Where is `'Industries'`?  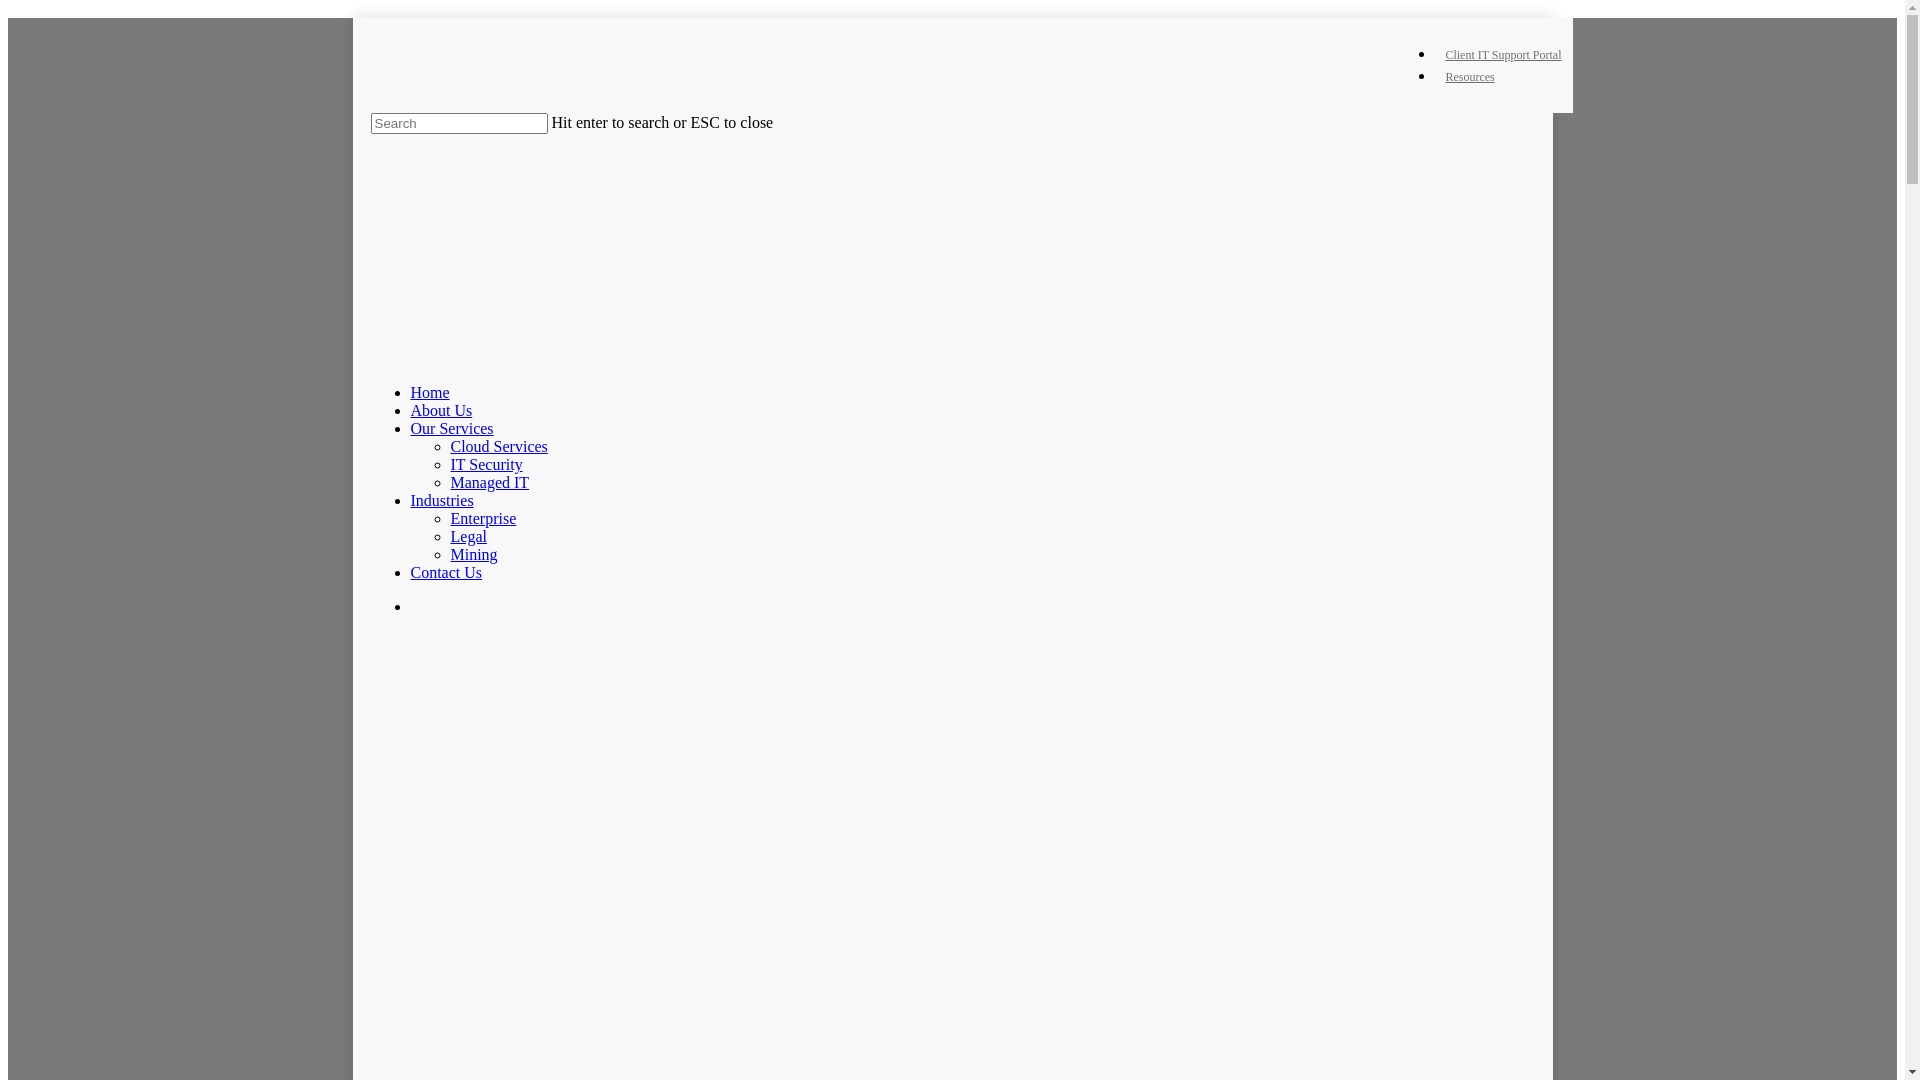
'Industries' is located at coordinates (408, 499).